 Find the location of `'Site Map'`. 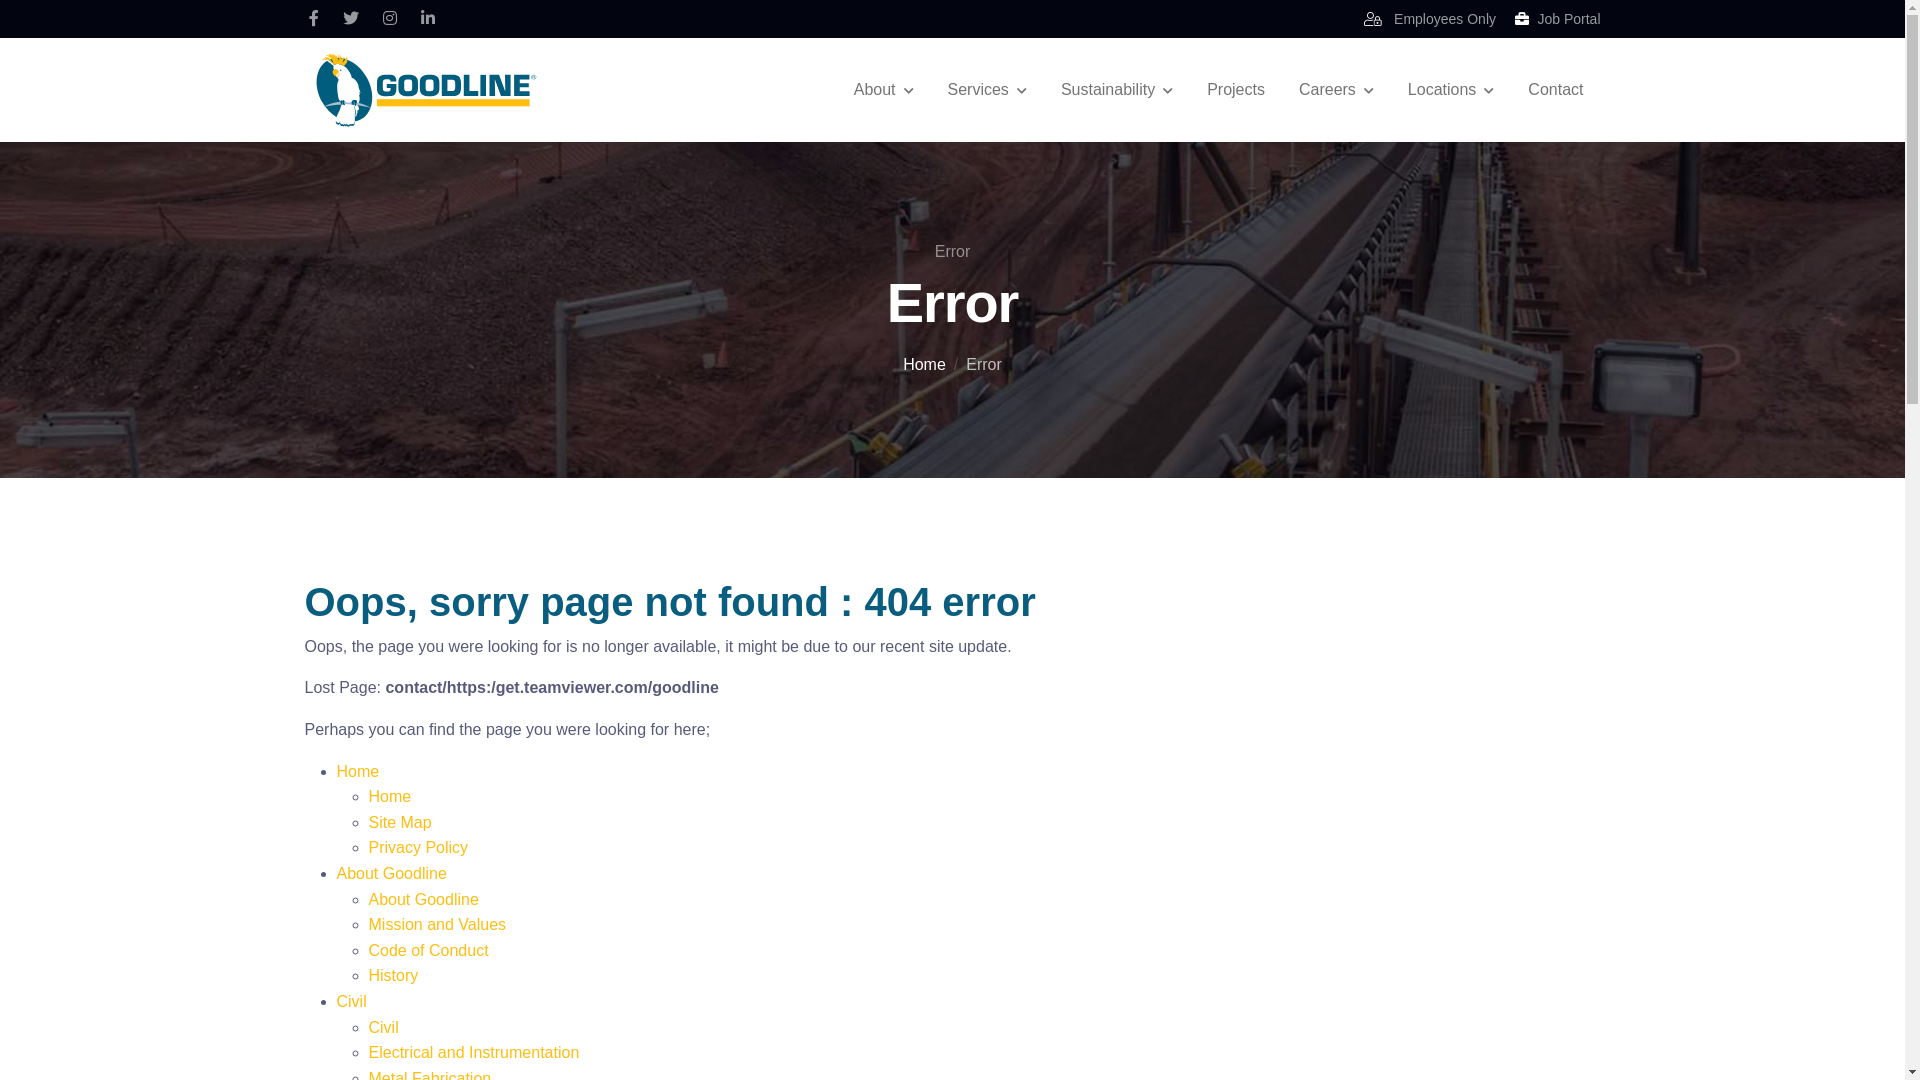

'Site Map' is located at coordinates (399, 822).